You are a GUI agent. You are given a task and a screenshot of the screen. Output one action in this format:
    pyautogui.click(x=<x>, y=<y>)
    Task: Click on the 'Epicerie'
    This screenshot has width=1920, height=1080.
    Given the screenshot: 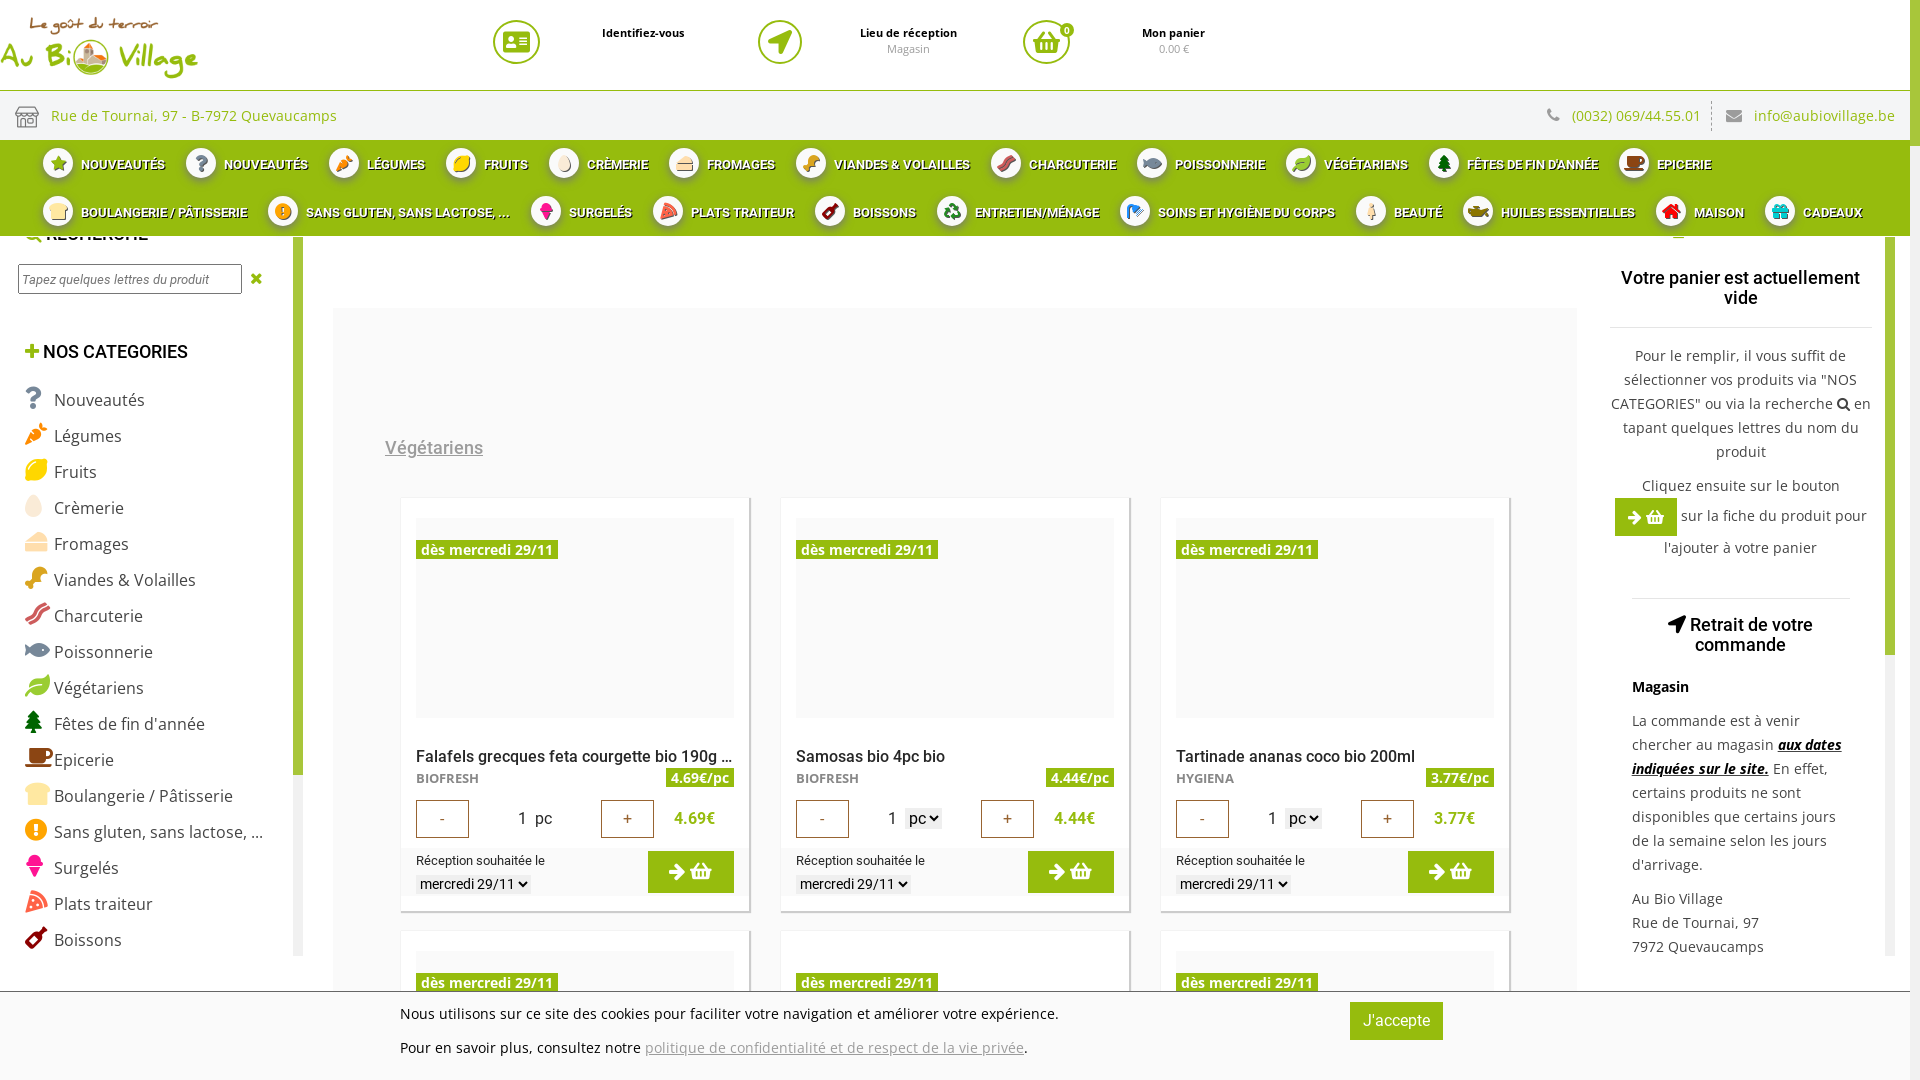 What is the action you would take?
    pyautogui.click(x=69, y=759)
    